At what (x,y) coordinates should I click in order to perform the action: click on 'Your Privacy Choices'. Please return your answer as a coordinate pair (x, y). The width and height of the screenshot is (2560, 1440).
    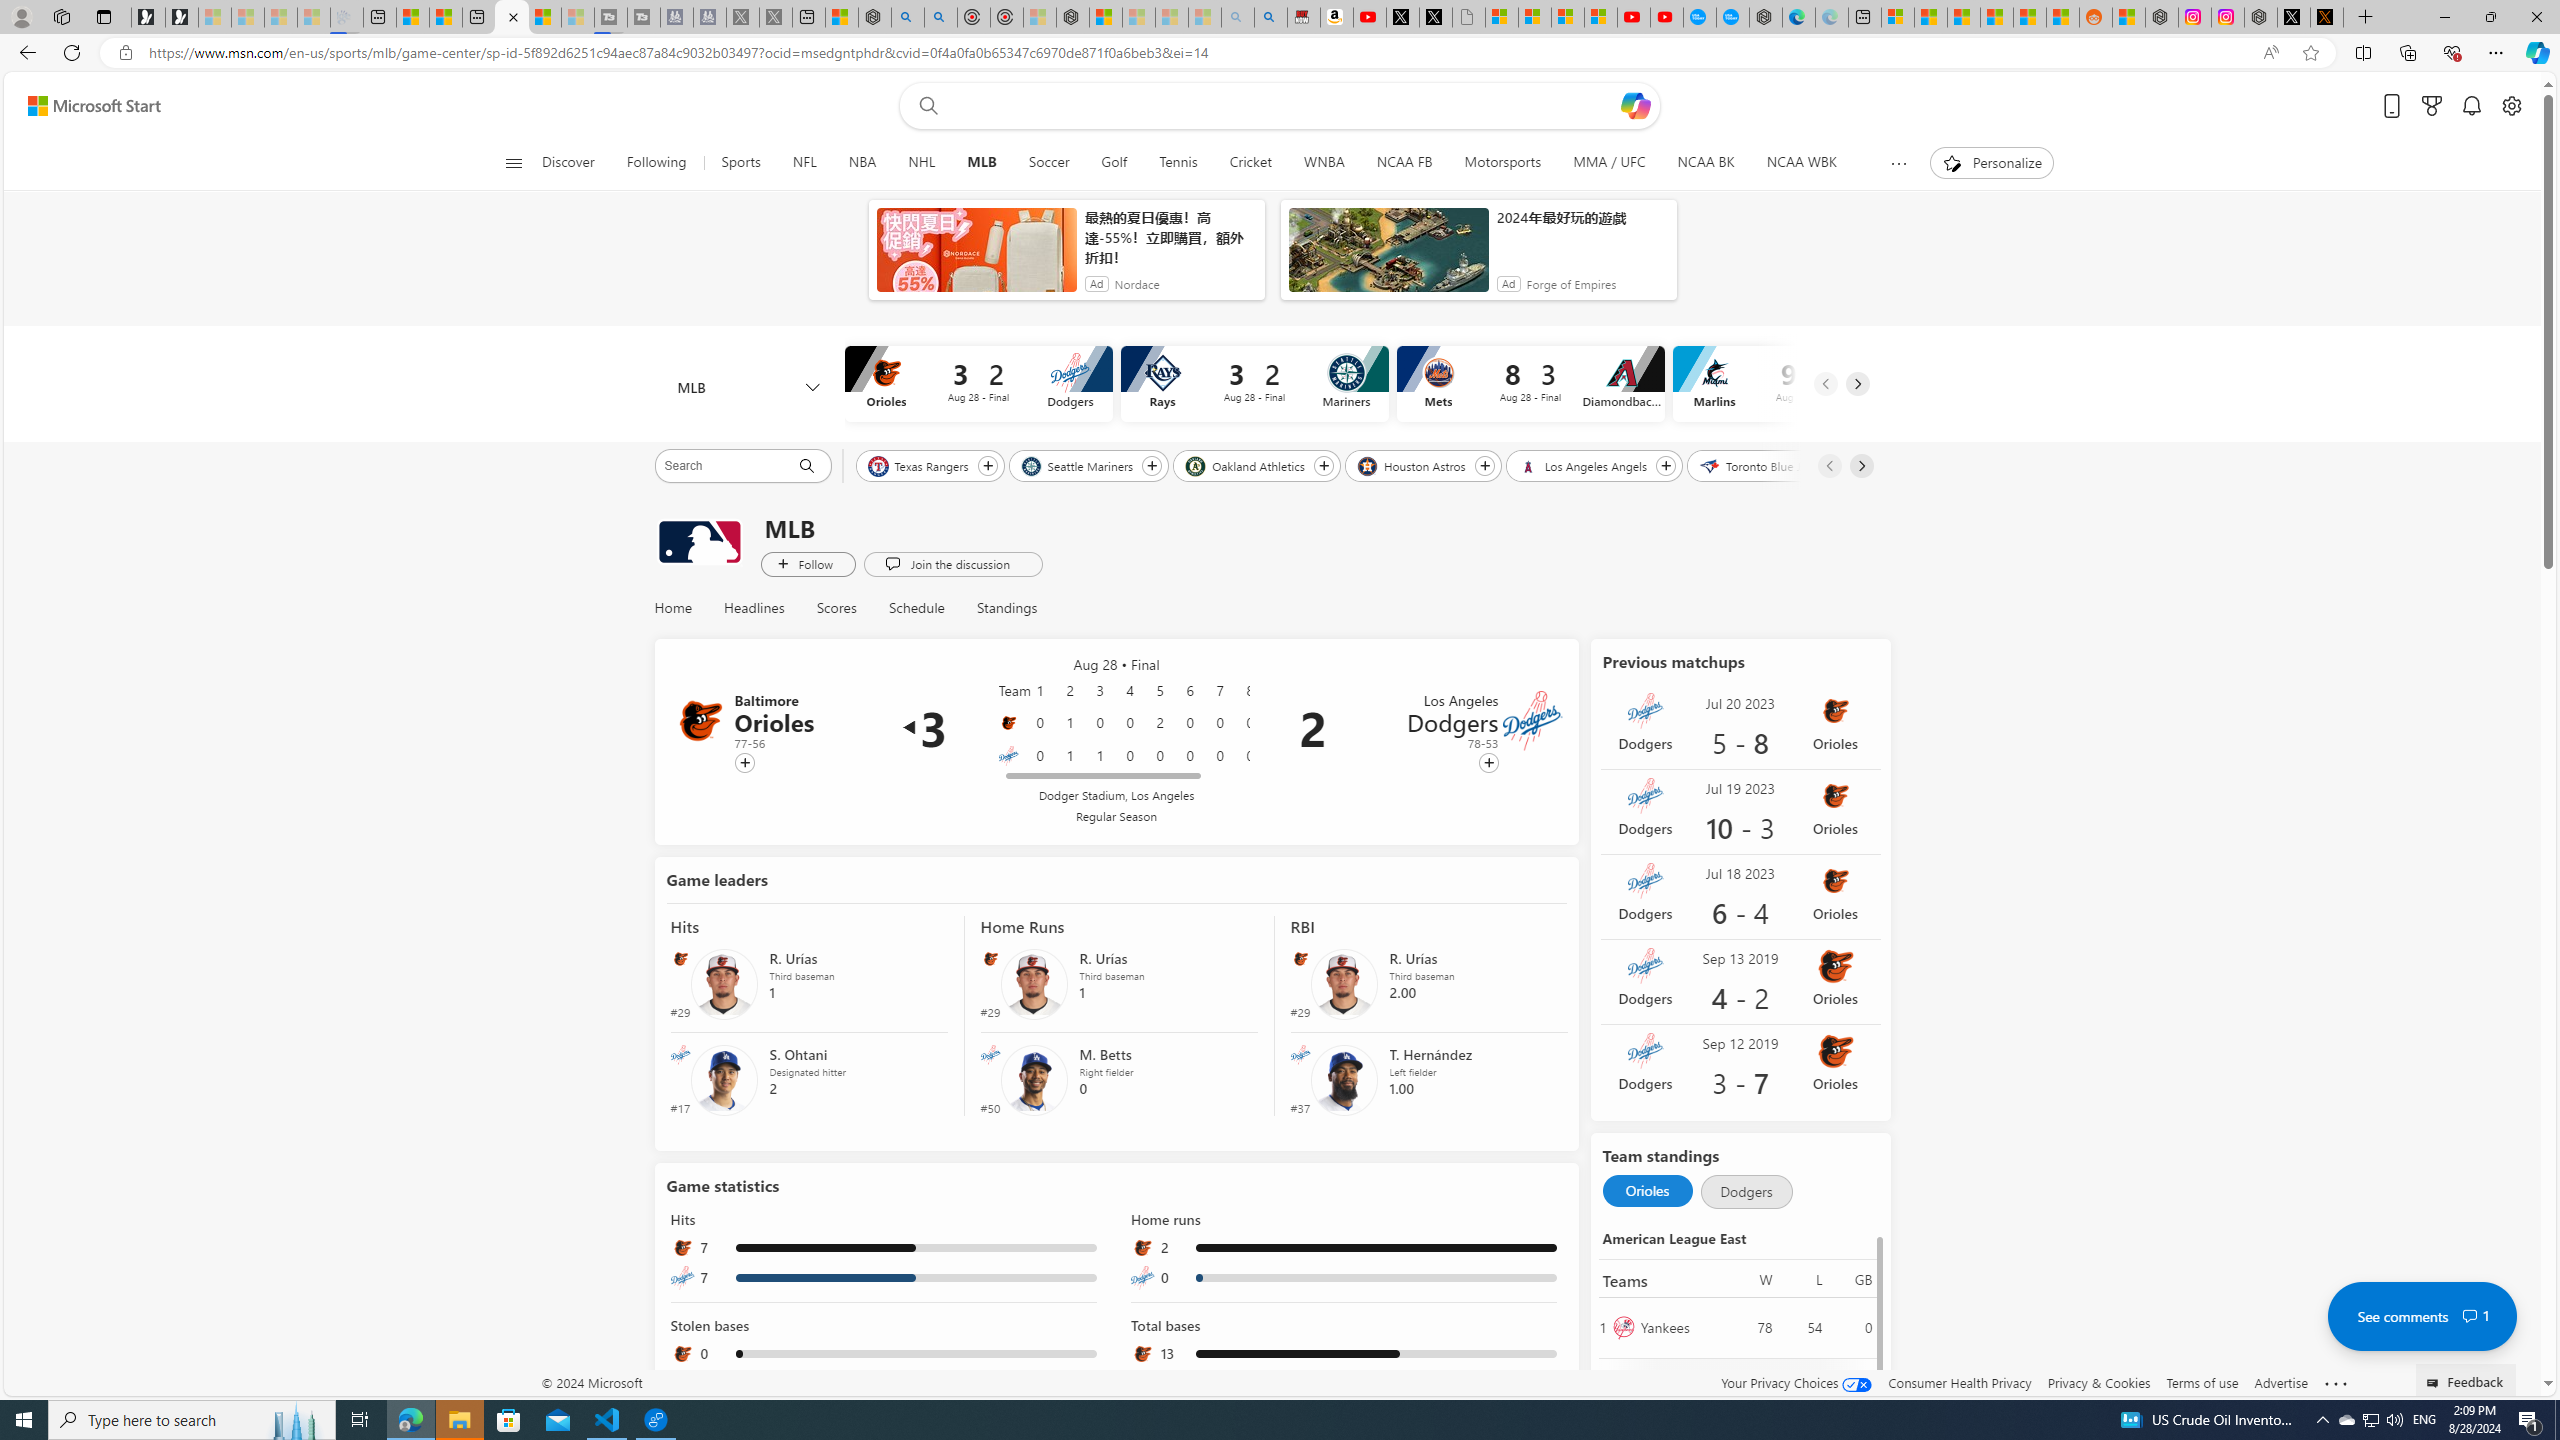
    Looking at the image, I should click on (1797, 1382).